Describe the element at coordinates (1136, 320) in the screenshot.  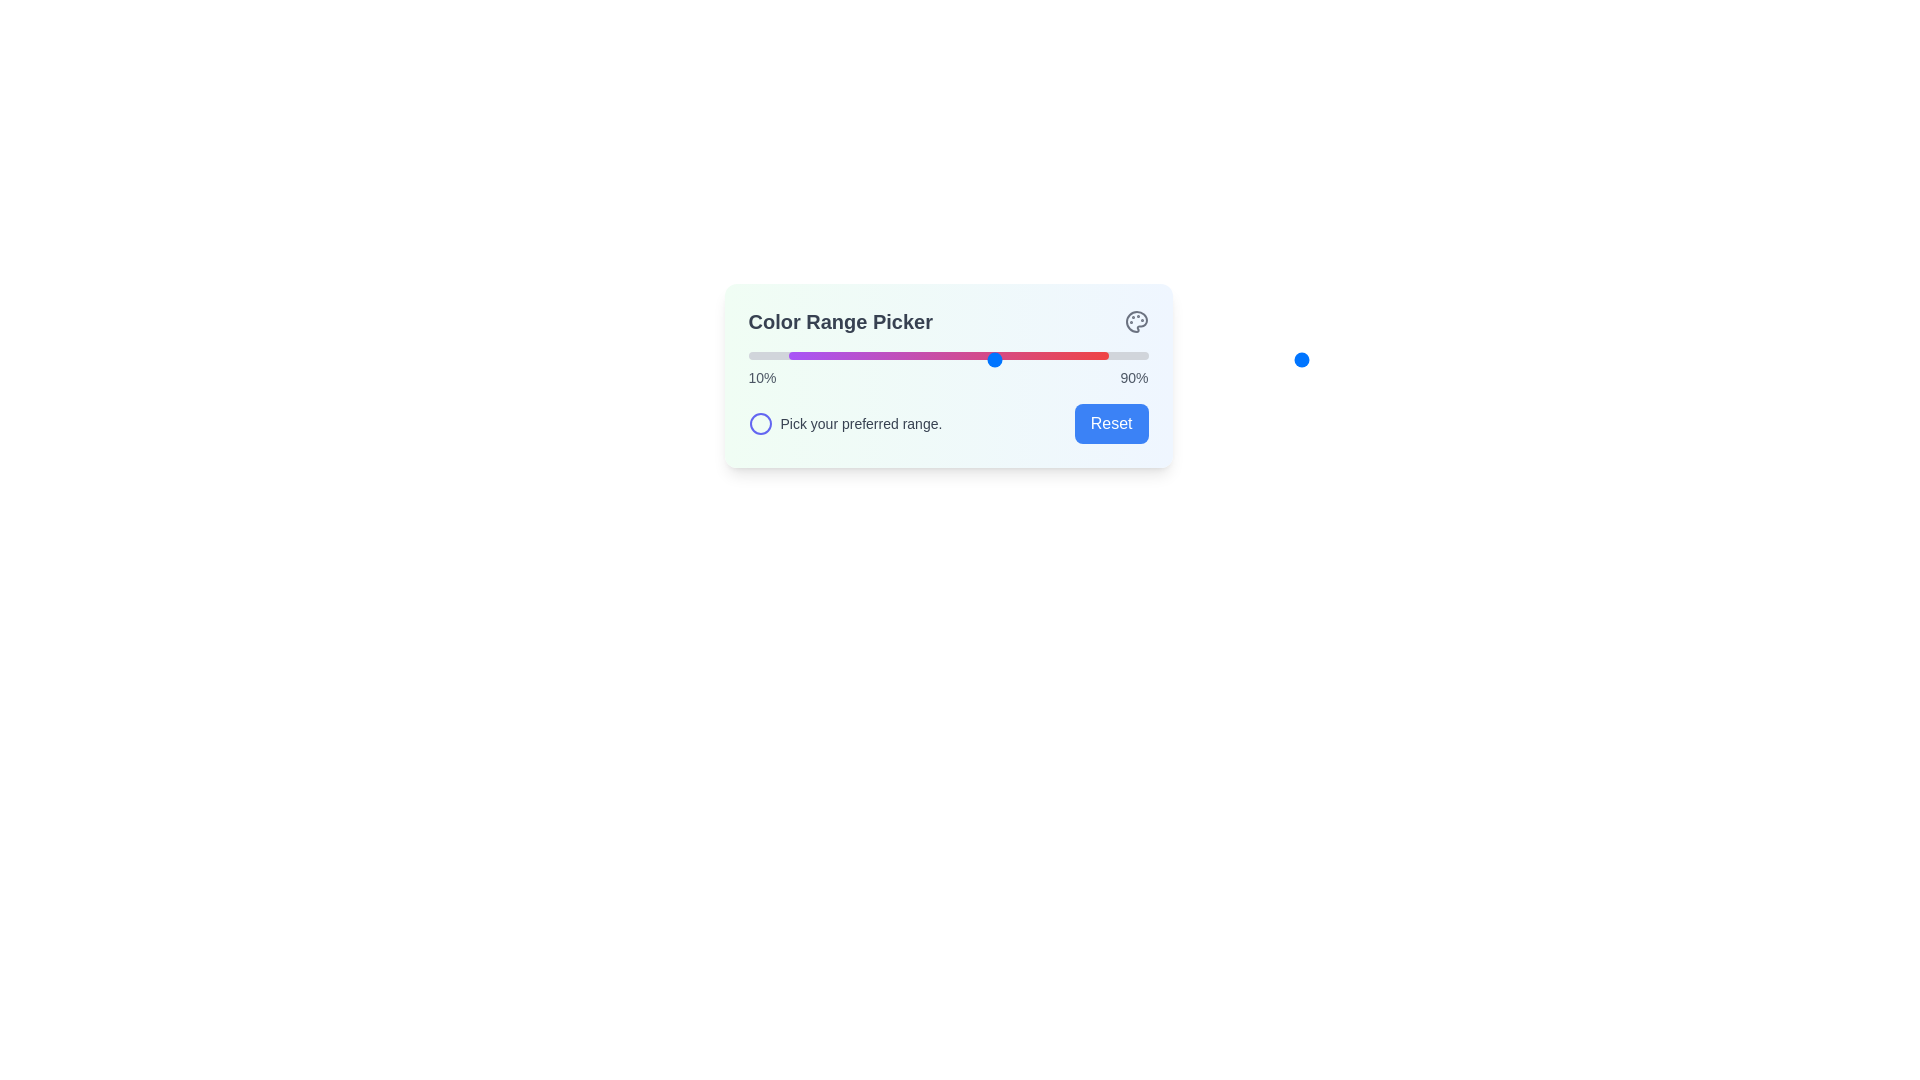
I see `the circular graphic element that is part of the palette icon in the top-right corner of the 'Color Range Picker' dialogue box` at that location.